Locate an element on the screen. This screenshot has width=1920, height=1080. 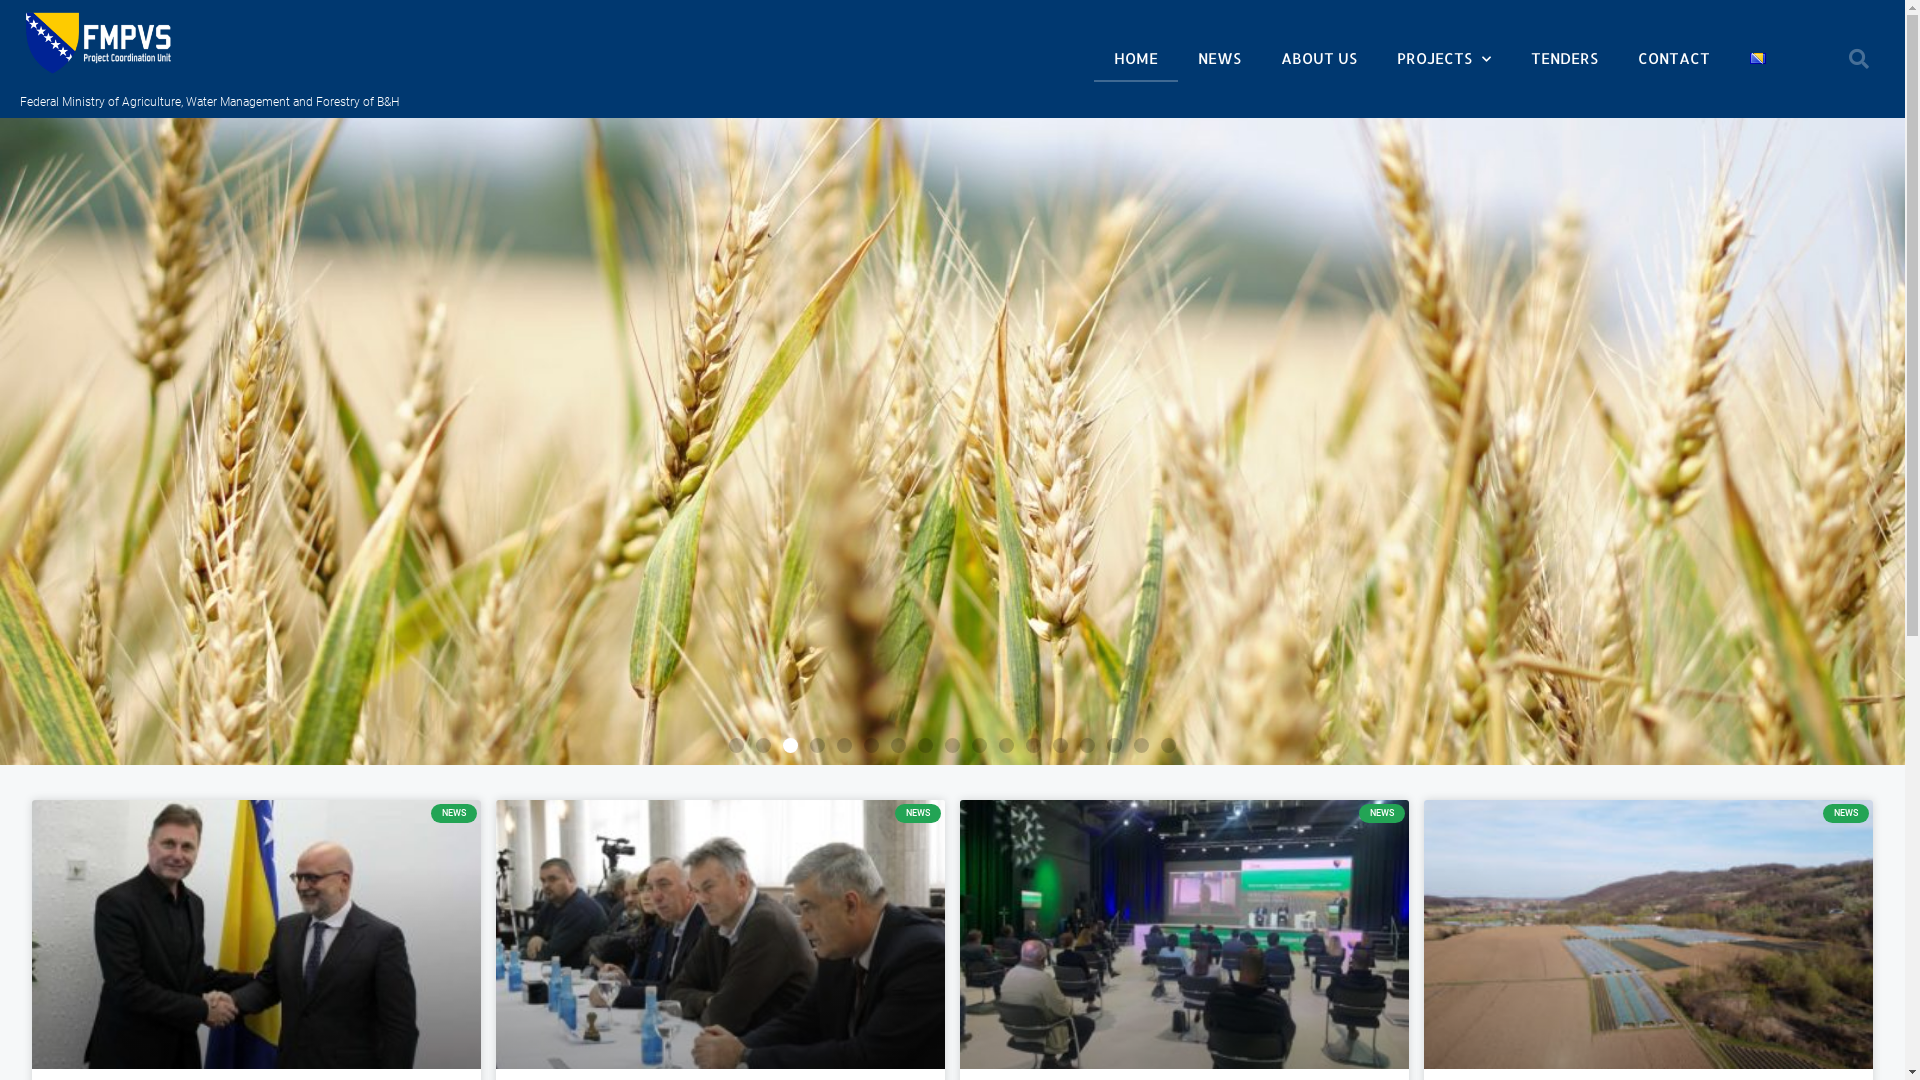
'PROJECTS' is located at coordinates (1444, 57).